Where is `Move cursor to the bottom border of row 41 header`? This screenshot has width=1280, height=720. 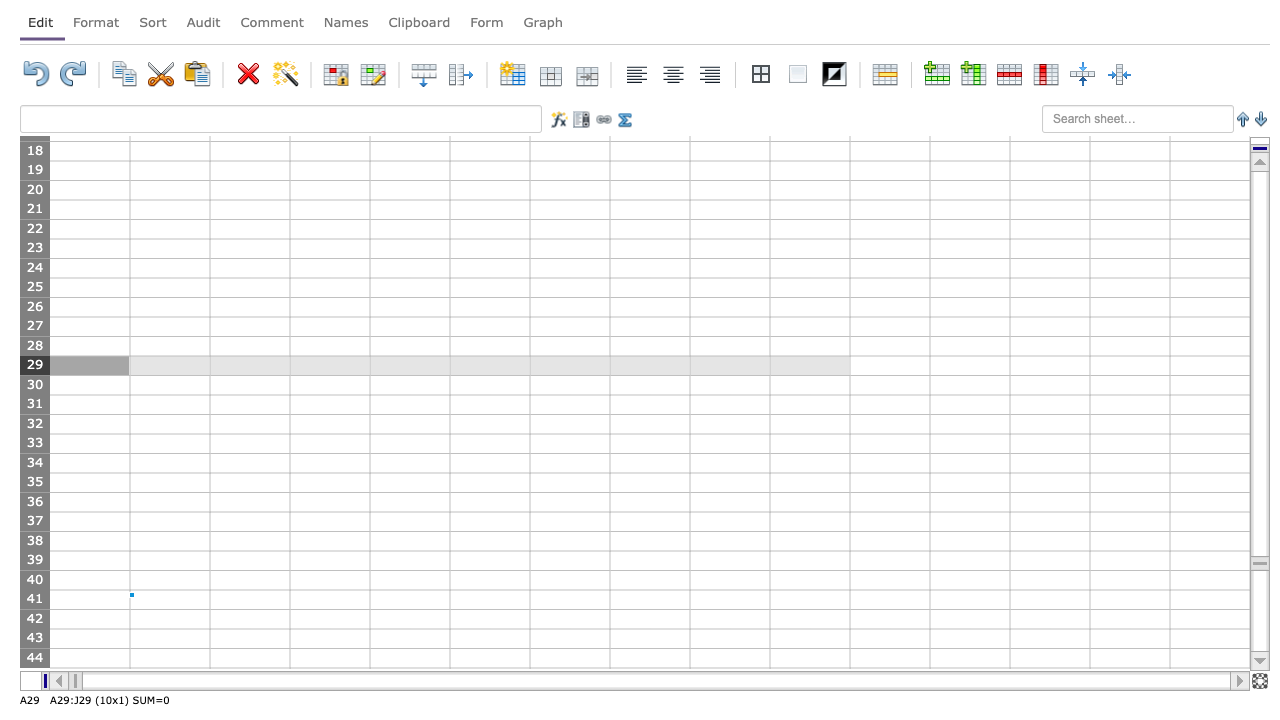 Move cursor to the bottom border of row 41 header is located at coordinates (34, 608).